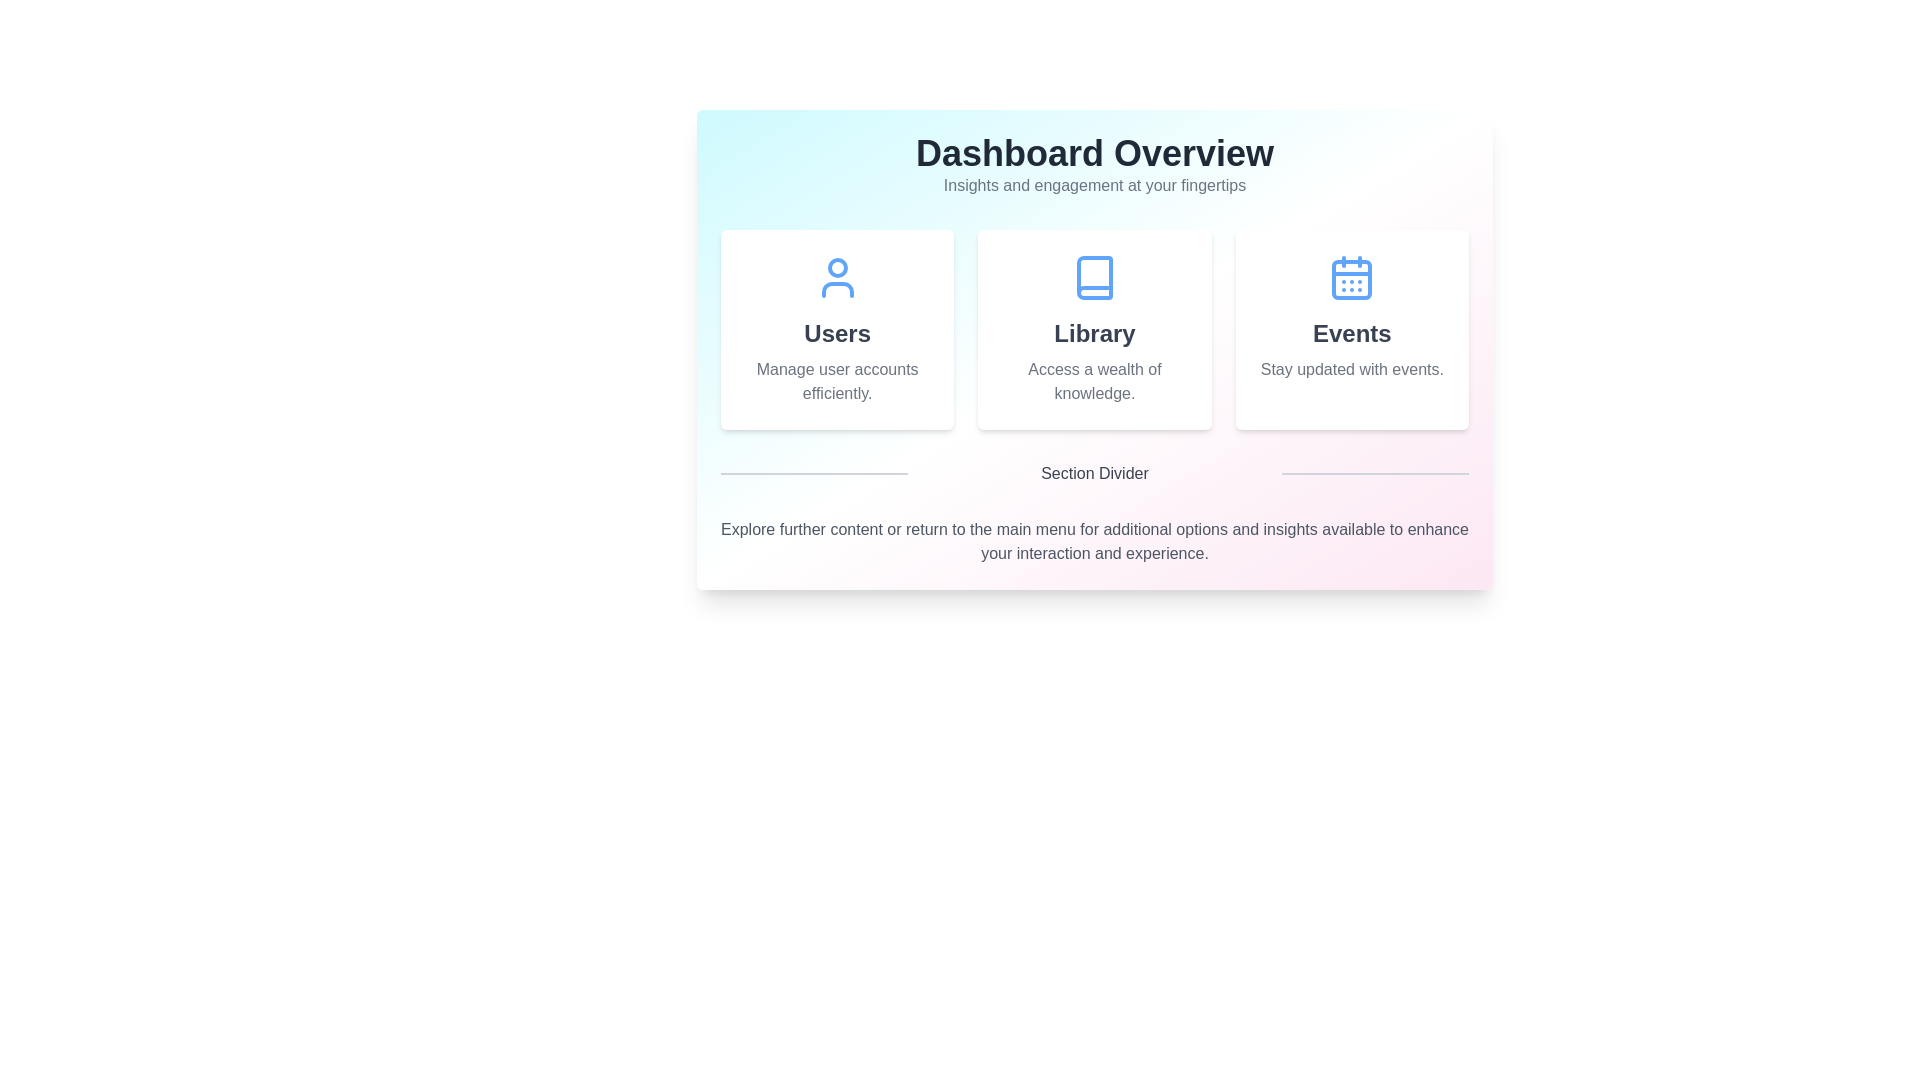 Image resolution: width=1920 pixels, height=1080 pixels. Describe the element at coordinates (1093, 329) in the screenshot. I see `the grid panels located centrally under the heading 'Dashboard Overview'` at that location.